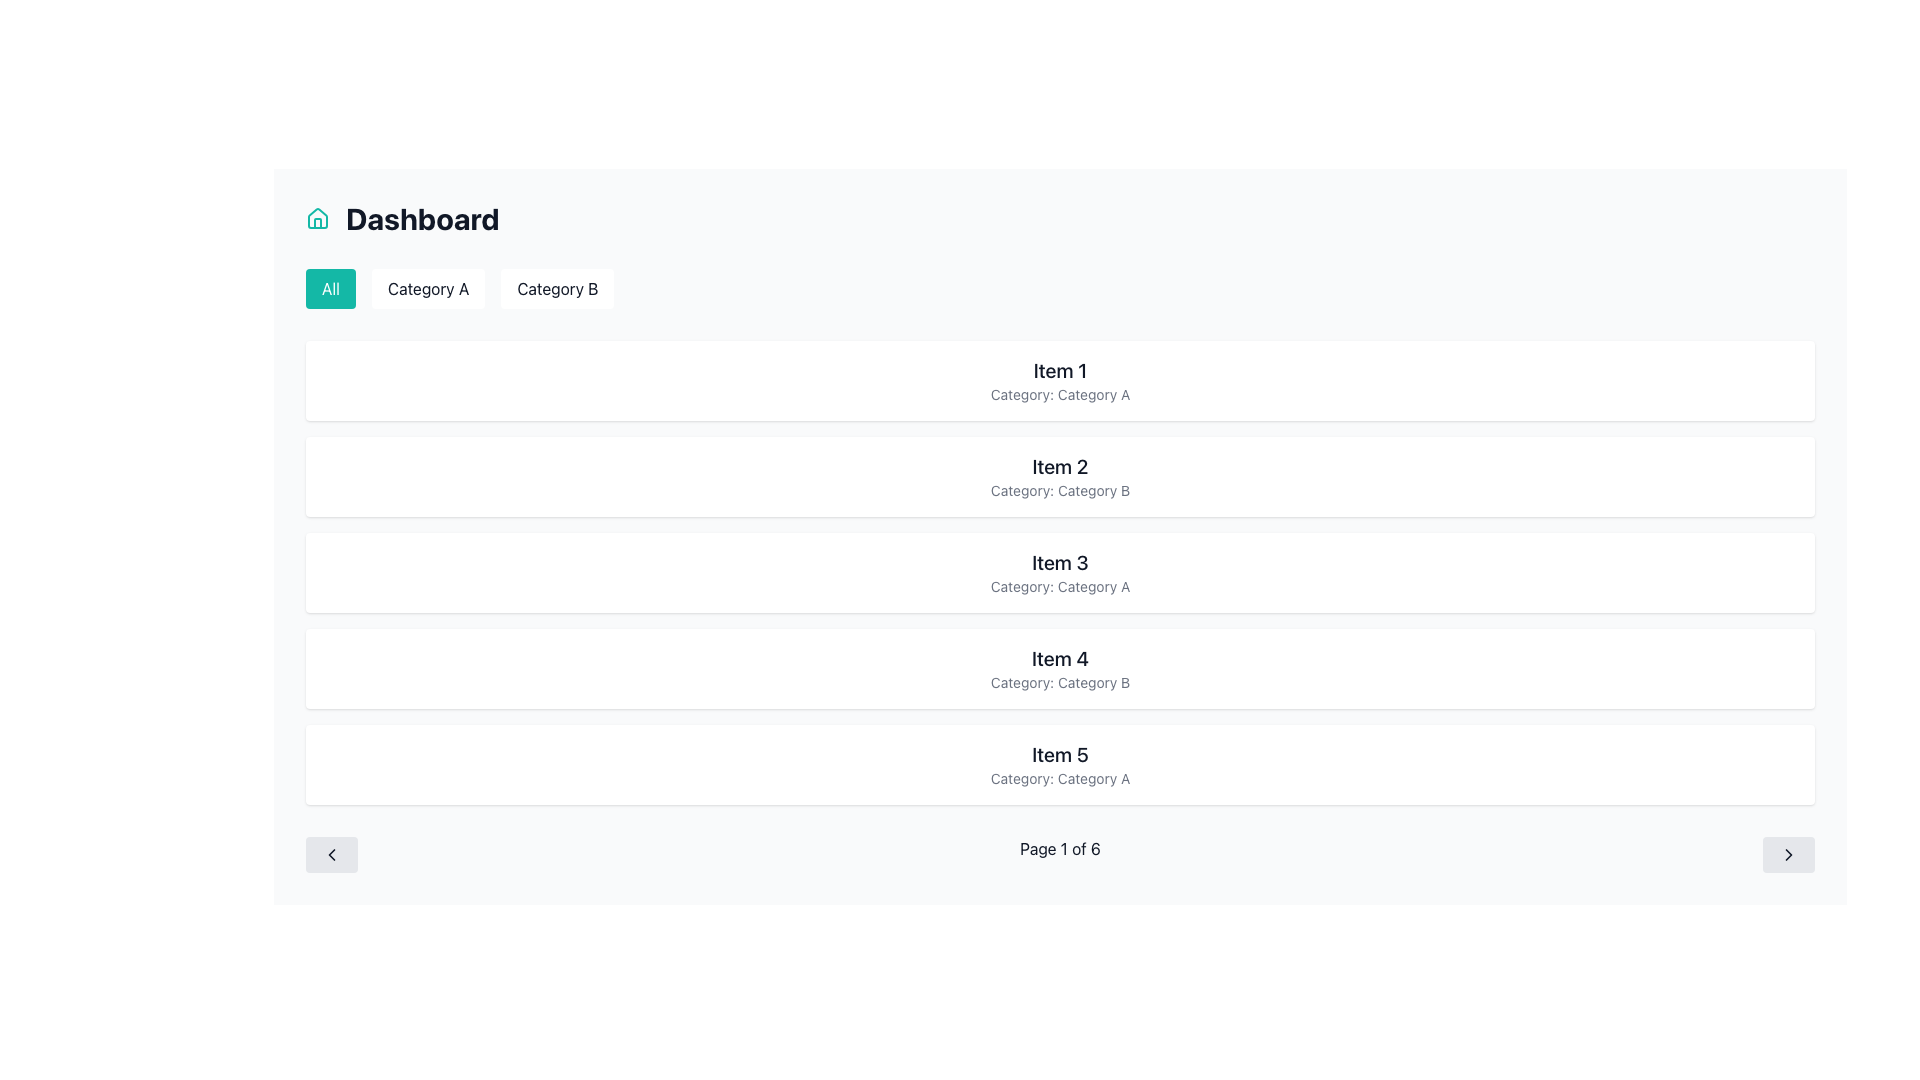 The width and height of the screenshot is (1920, 1080). I want to click on the informative card displaying 'Item 1' with the subtitle 'Category: Category A', which is the first card in a vertical list of similar cards, so click(1059, 381).